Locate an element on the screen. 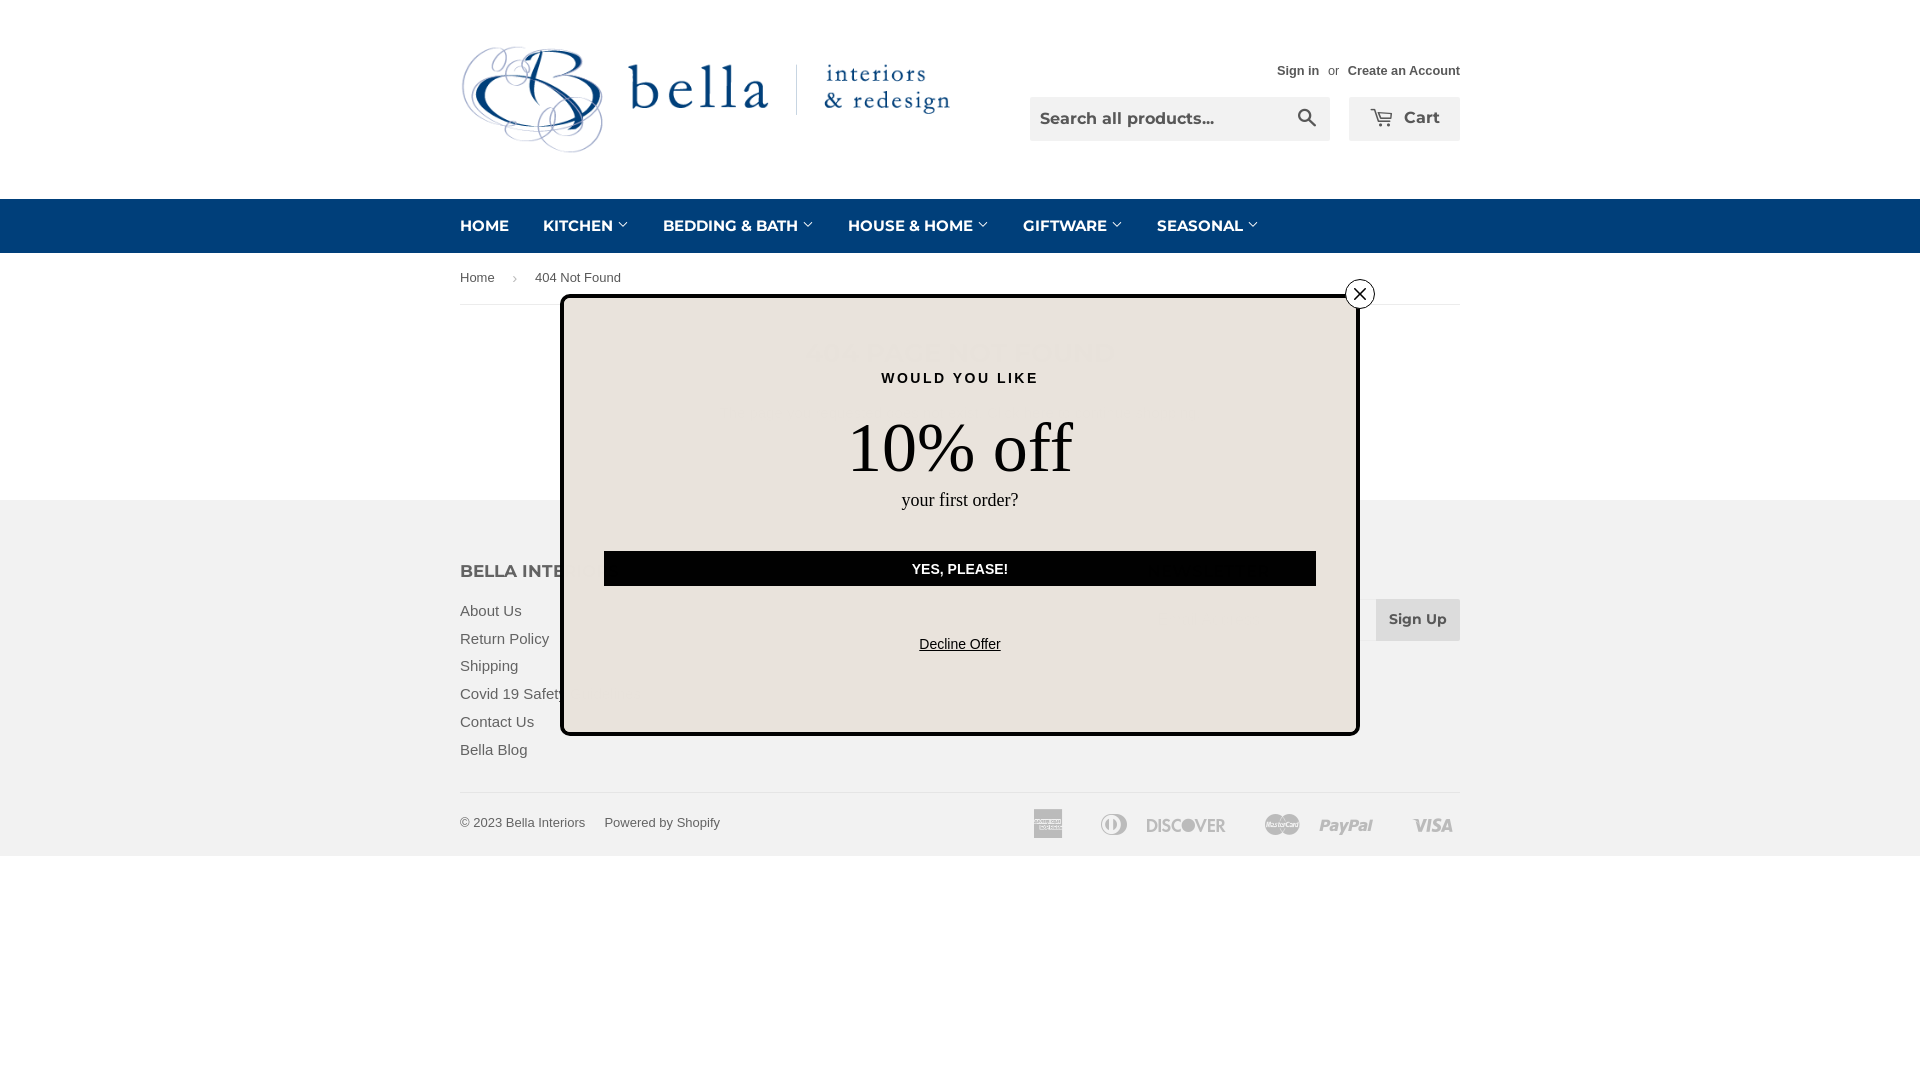 This screenshot has height=1080, width=1920. 'Covid 19 Safety Guidelines' is located at coordinates (550, 692).